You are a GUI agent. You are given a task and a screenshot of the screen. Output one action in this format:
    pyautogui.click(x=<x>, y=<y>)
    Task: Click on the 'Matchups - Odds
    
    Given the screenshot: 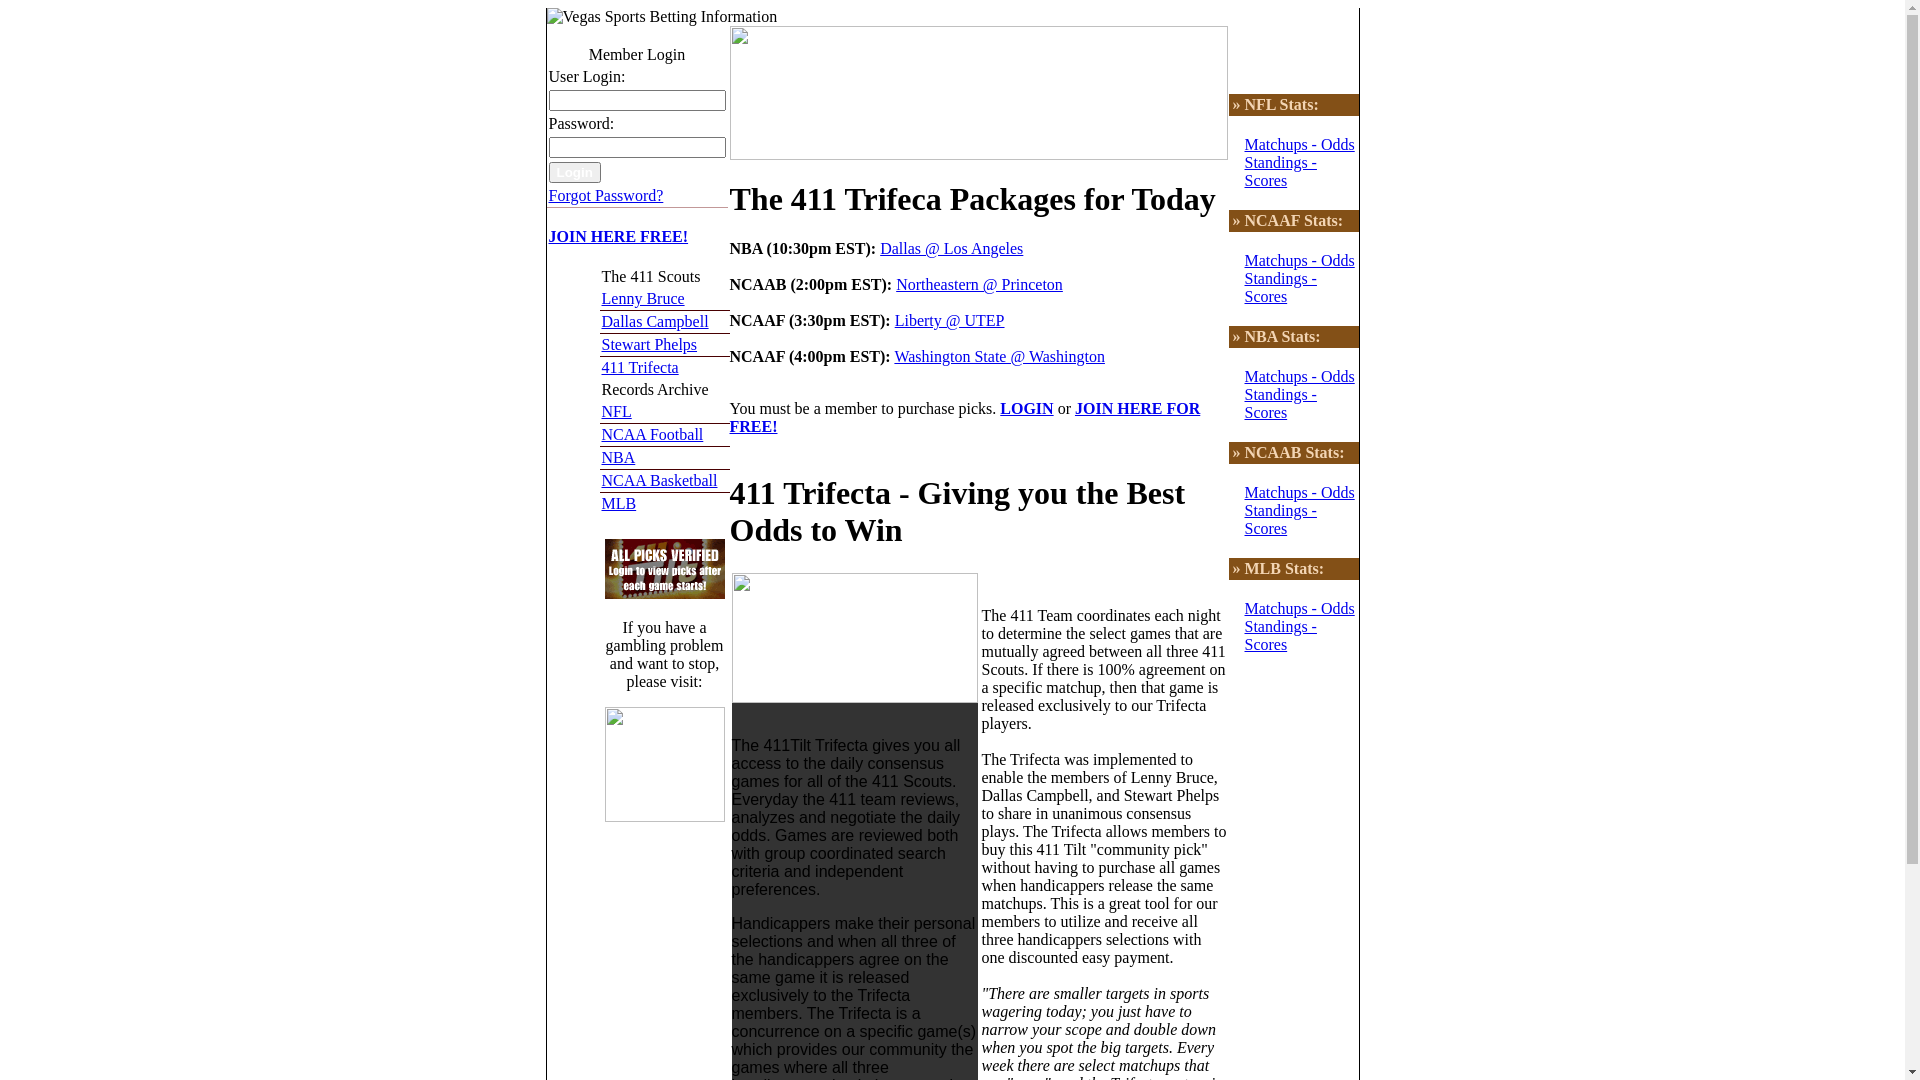 What is the action you would take?
    pyautogui.click(x=1299, y=625)
    